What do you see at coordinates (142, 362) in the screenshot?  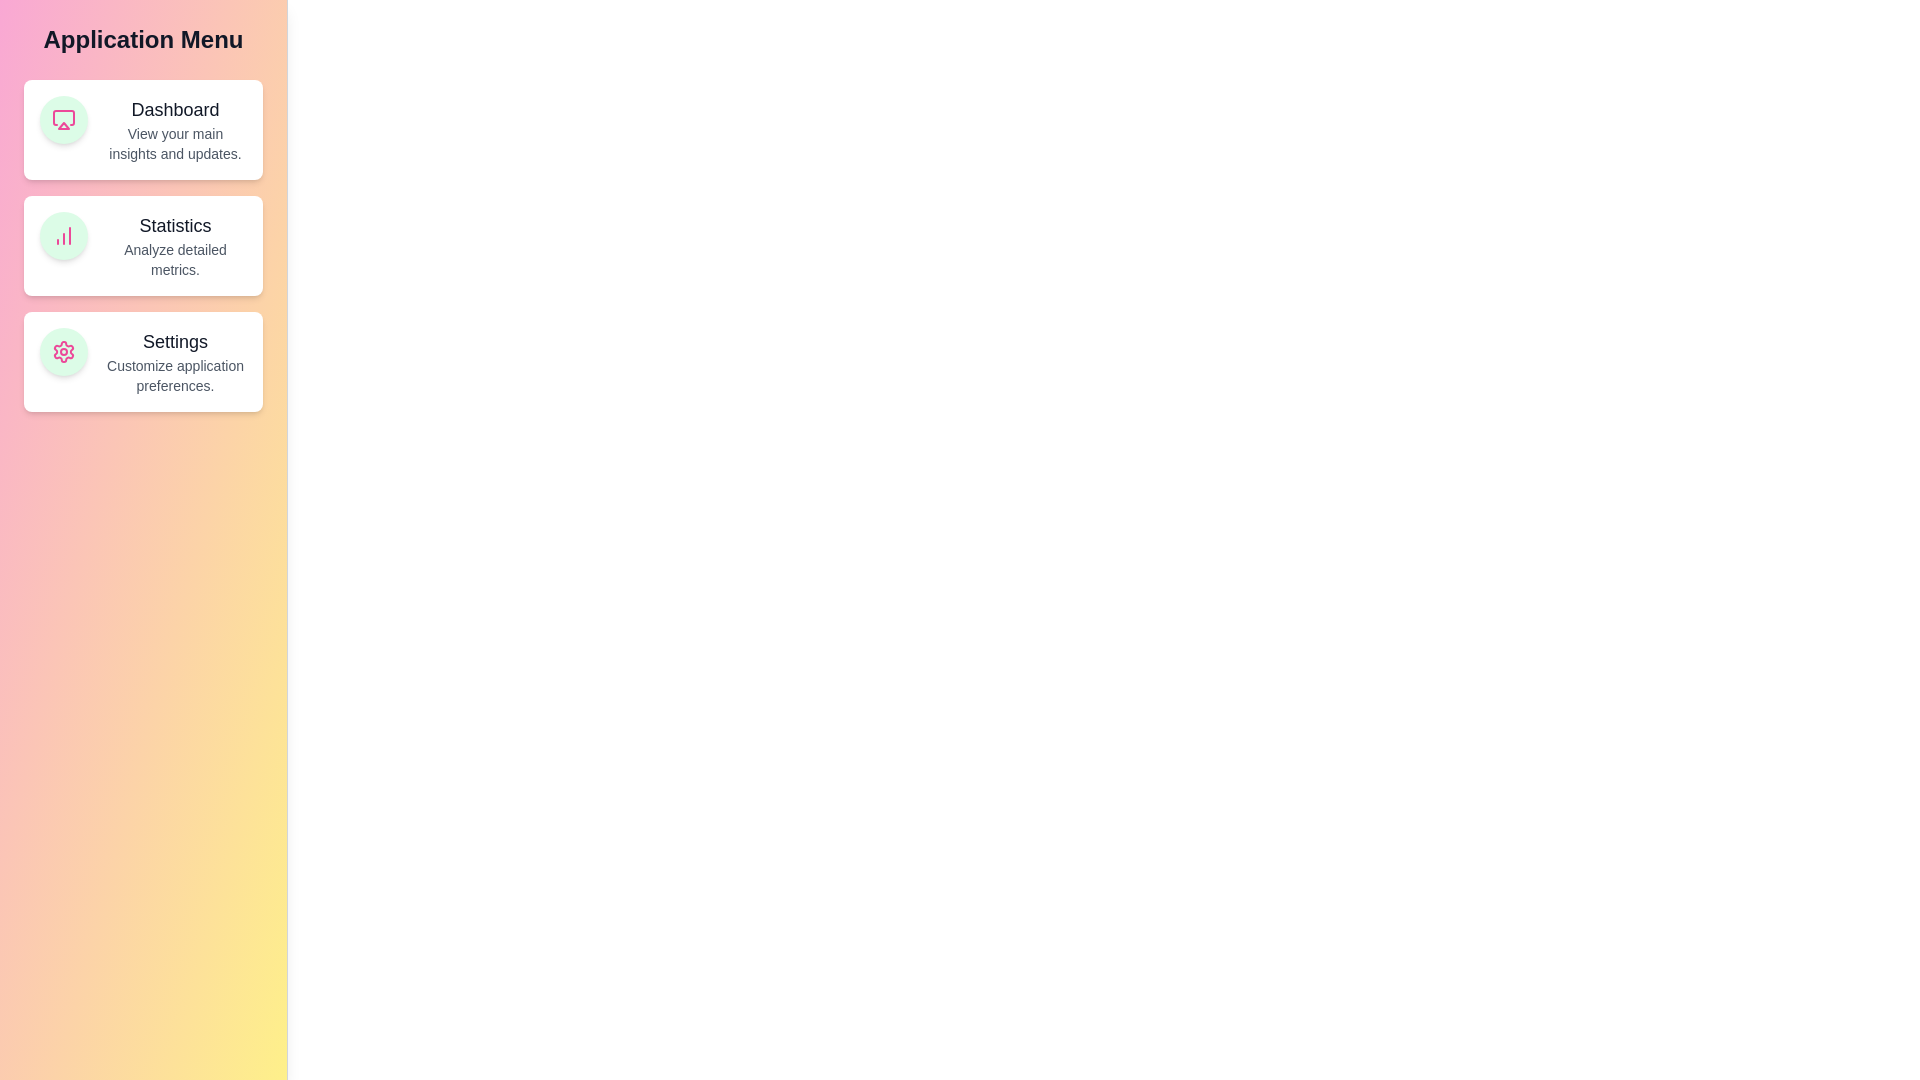 I see `the feature card titled Settings` at bounding box center [142, 362].